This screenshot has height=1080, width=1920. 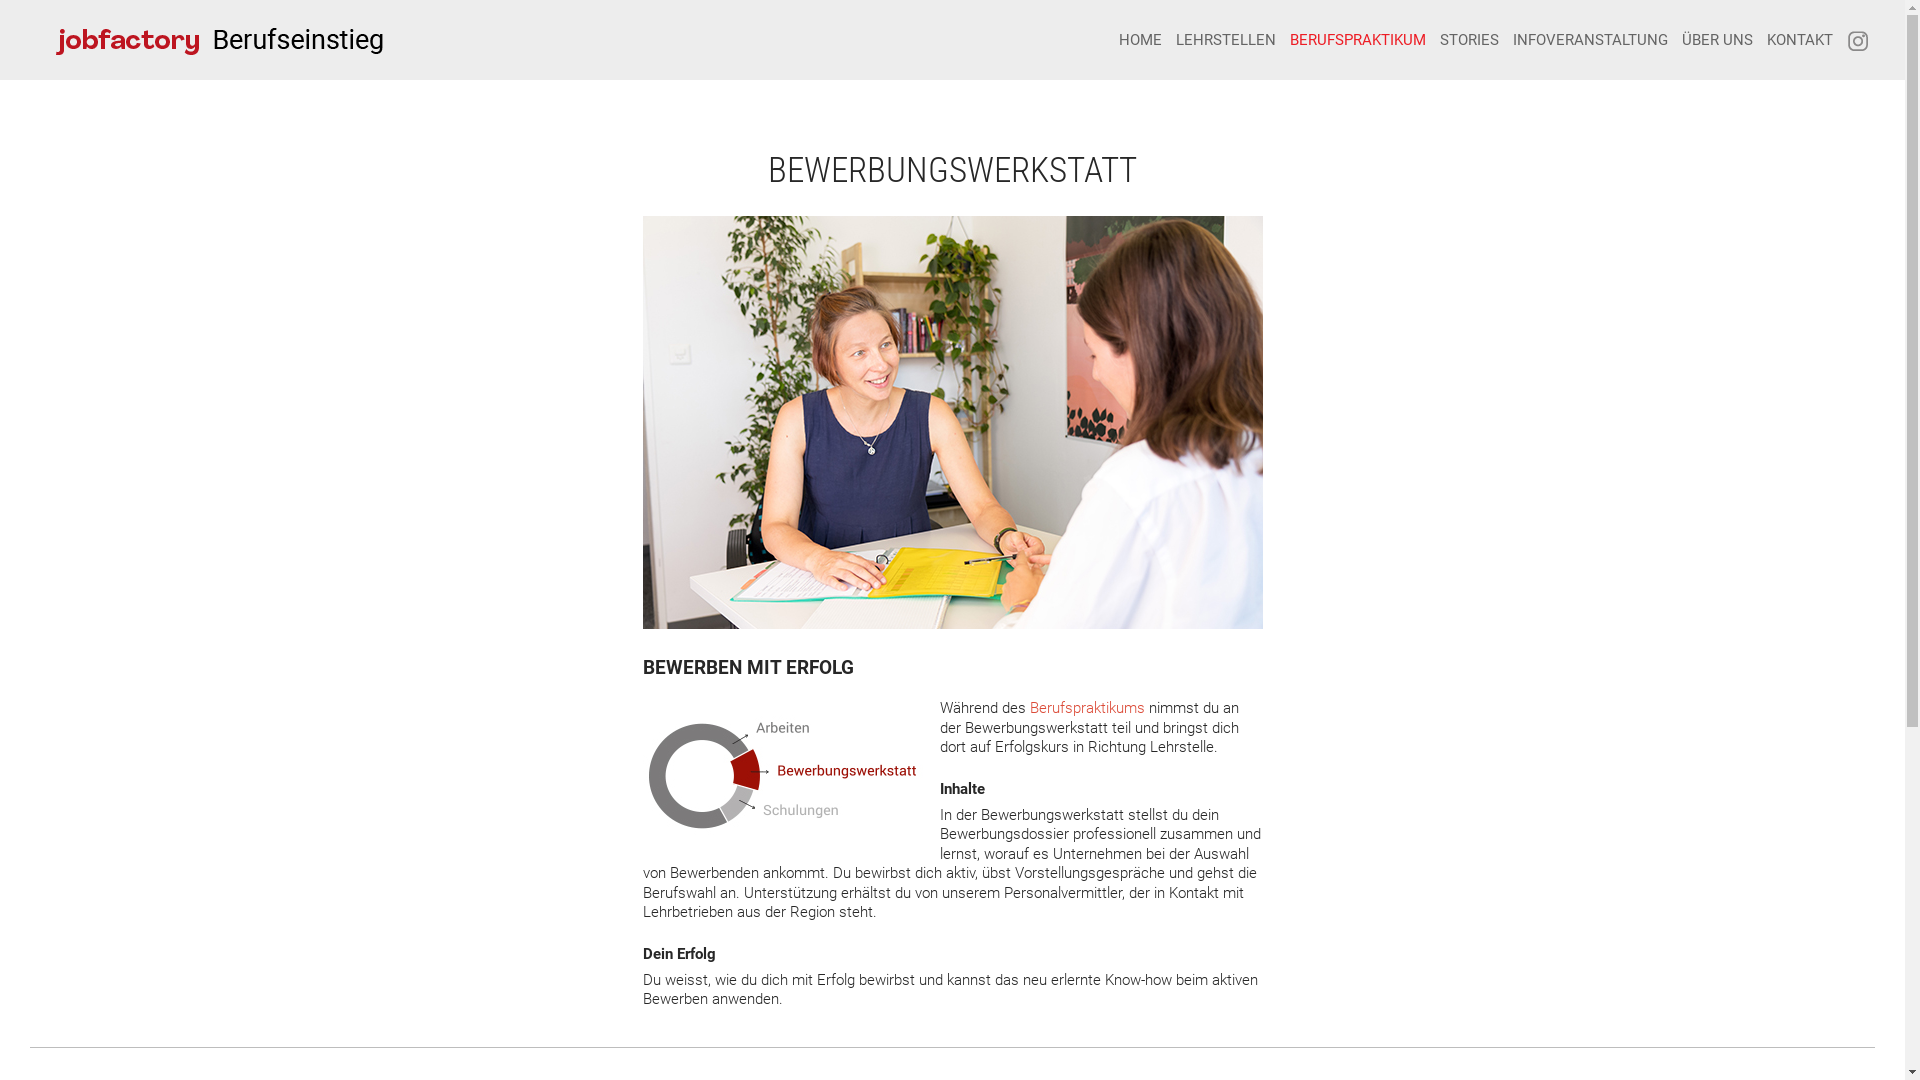 I want to click on 'BERUFSPRAKTIKUM', so click(x=1290, y=39).